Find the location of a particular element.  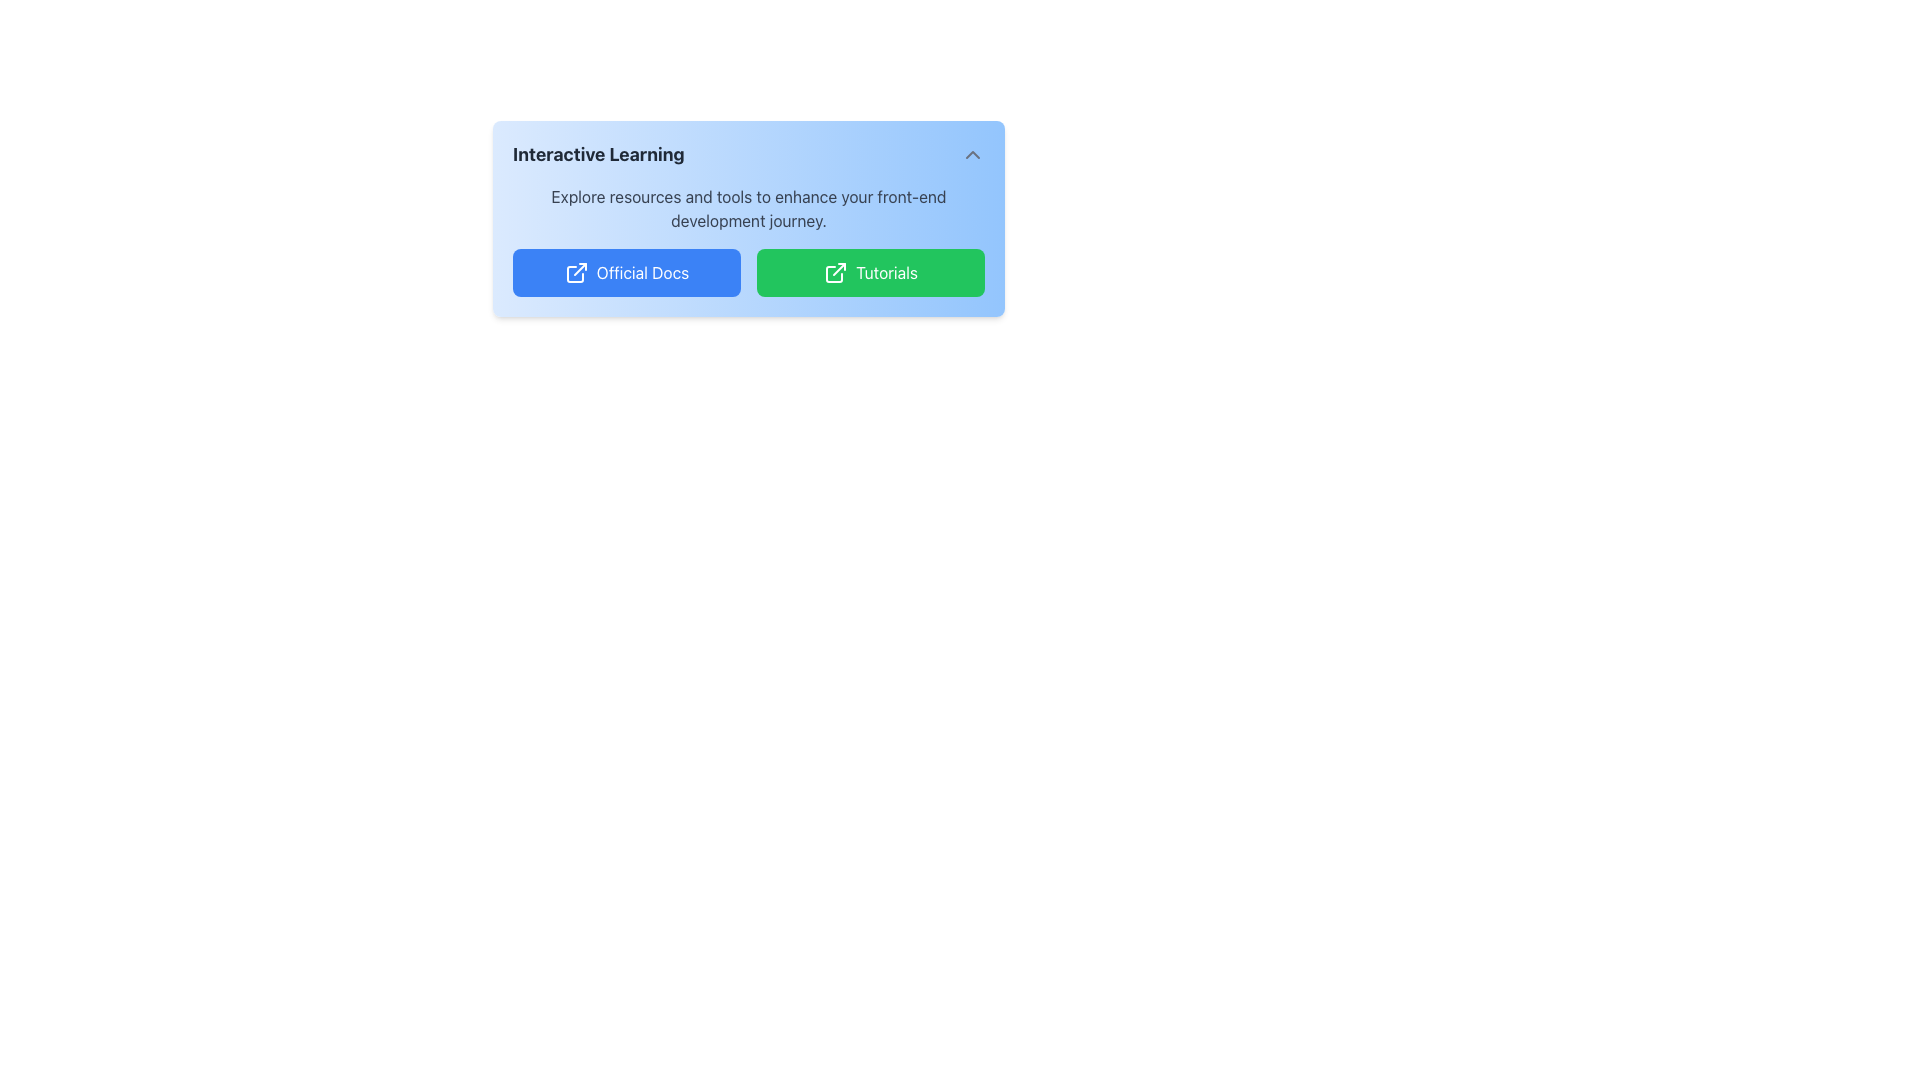

the external link icon with a blue background and white outline, located to the left of the 'Official Docs' button for visual feedback is located at coordinates (575, 273).